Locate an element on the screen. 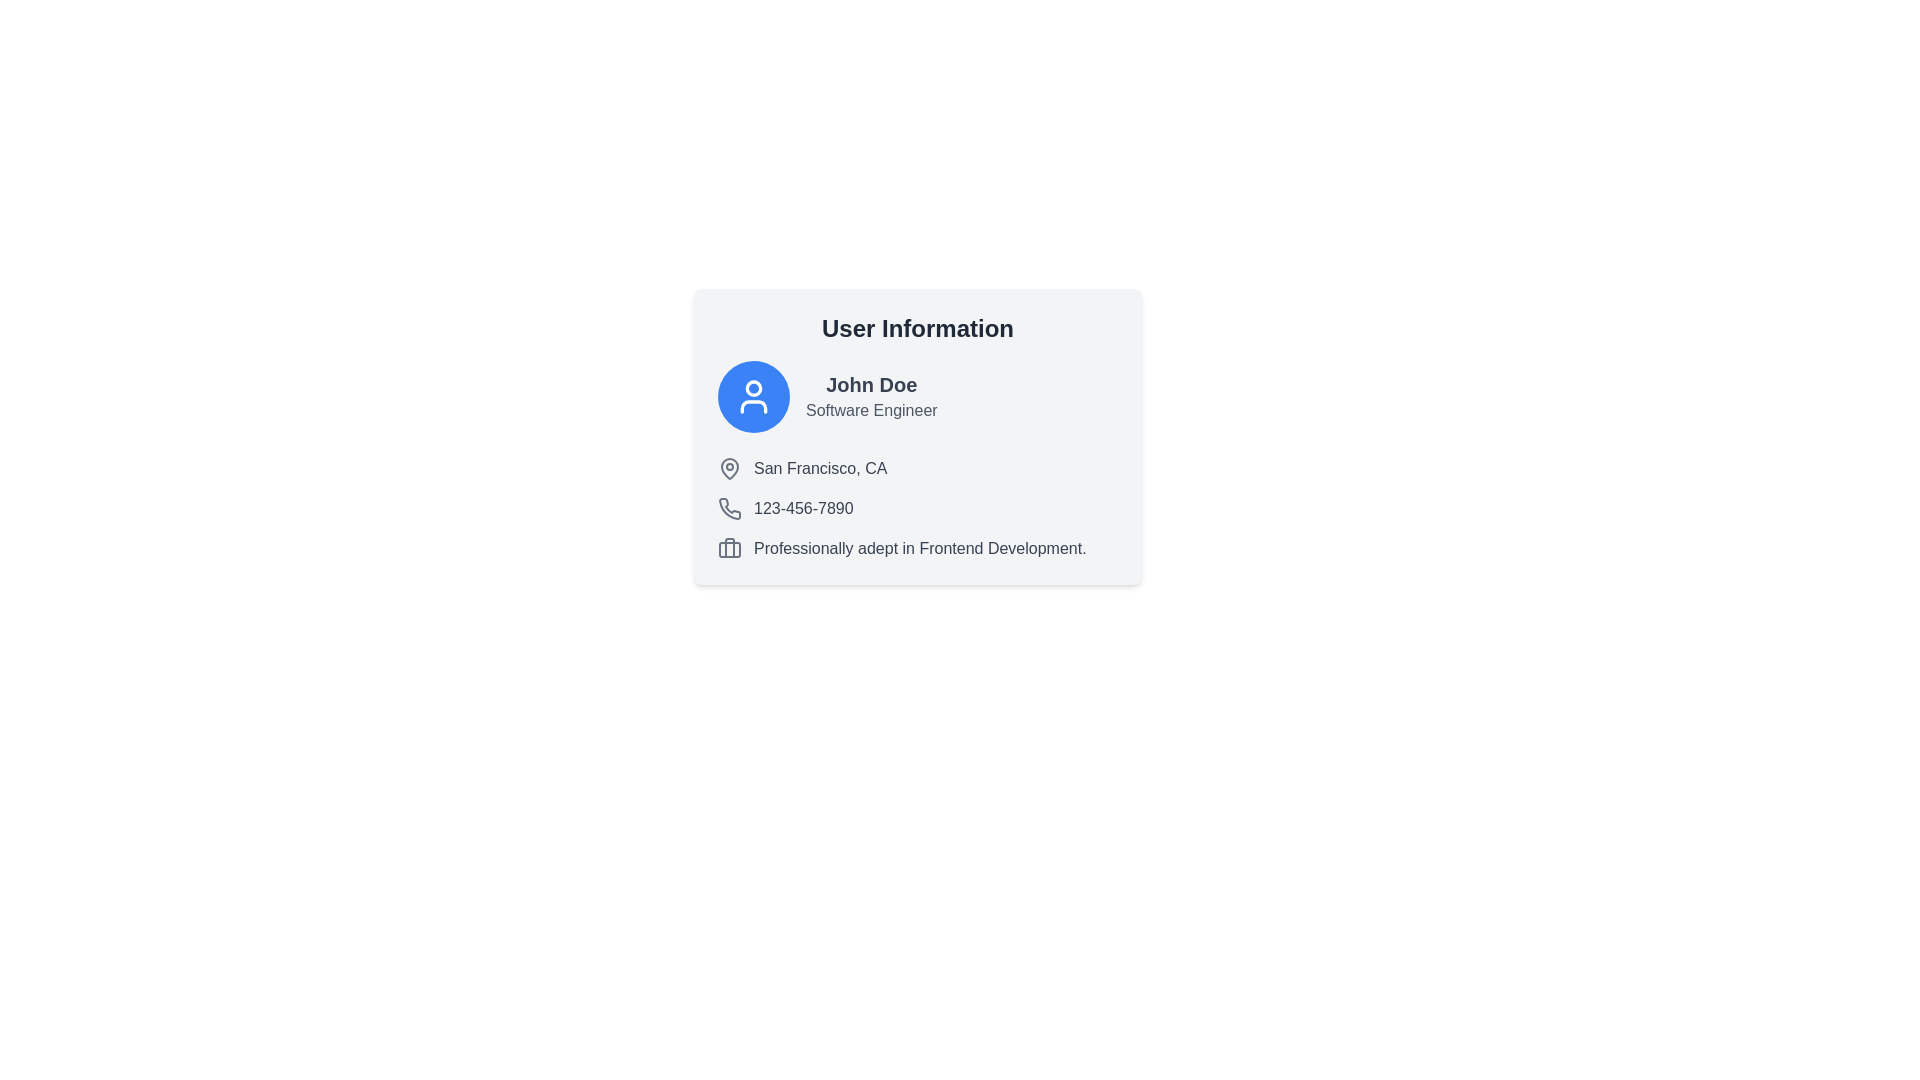 Image resolution: width=1920 pixels, height=1080 pixels. the bottom rectangular part of the briefcase icon located at the lower-left corner of the user card interface is located at coordinates (728, 550).